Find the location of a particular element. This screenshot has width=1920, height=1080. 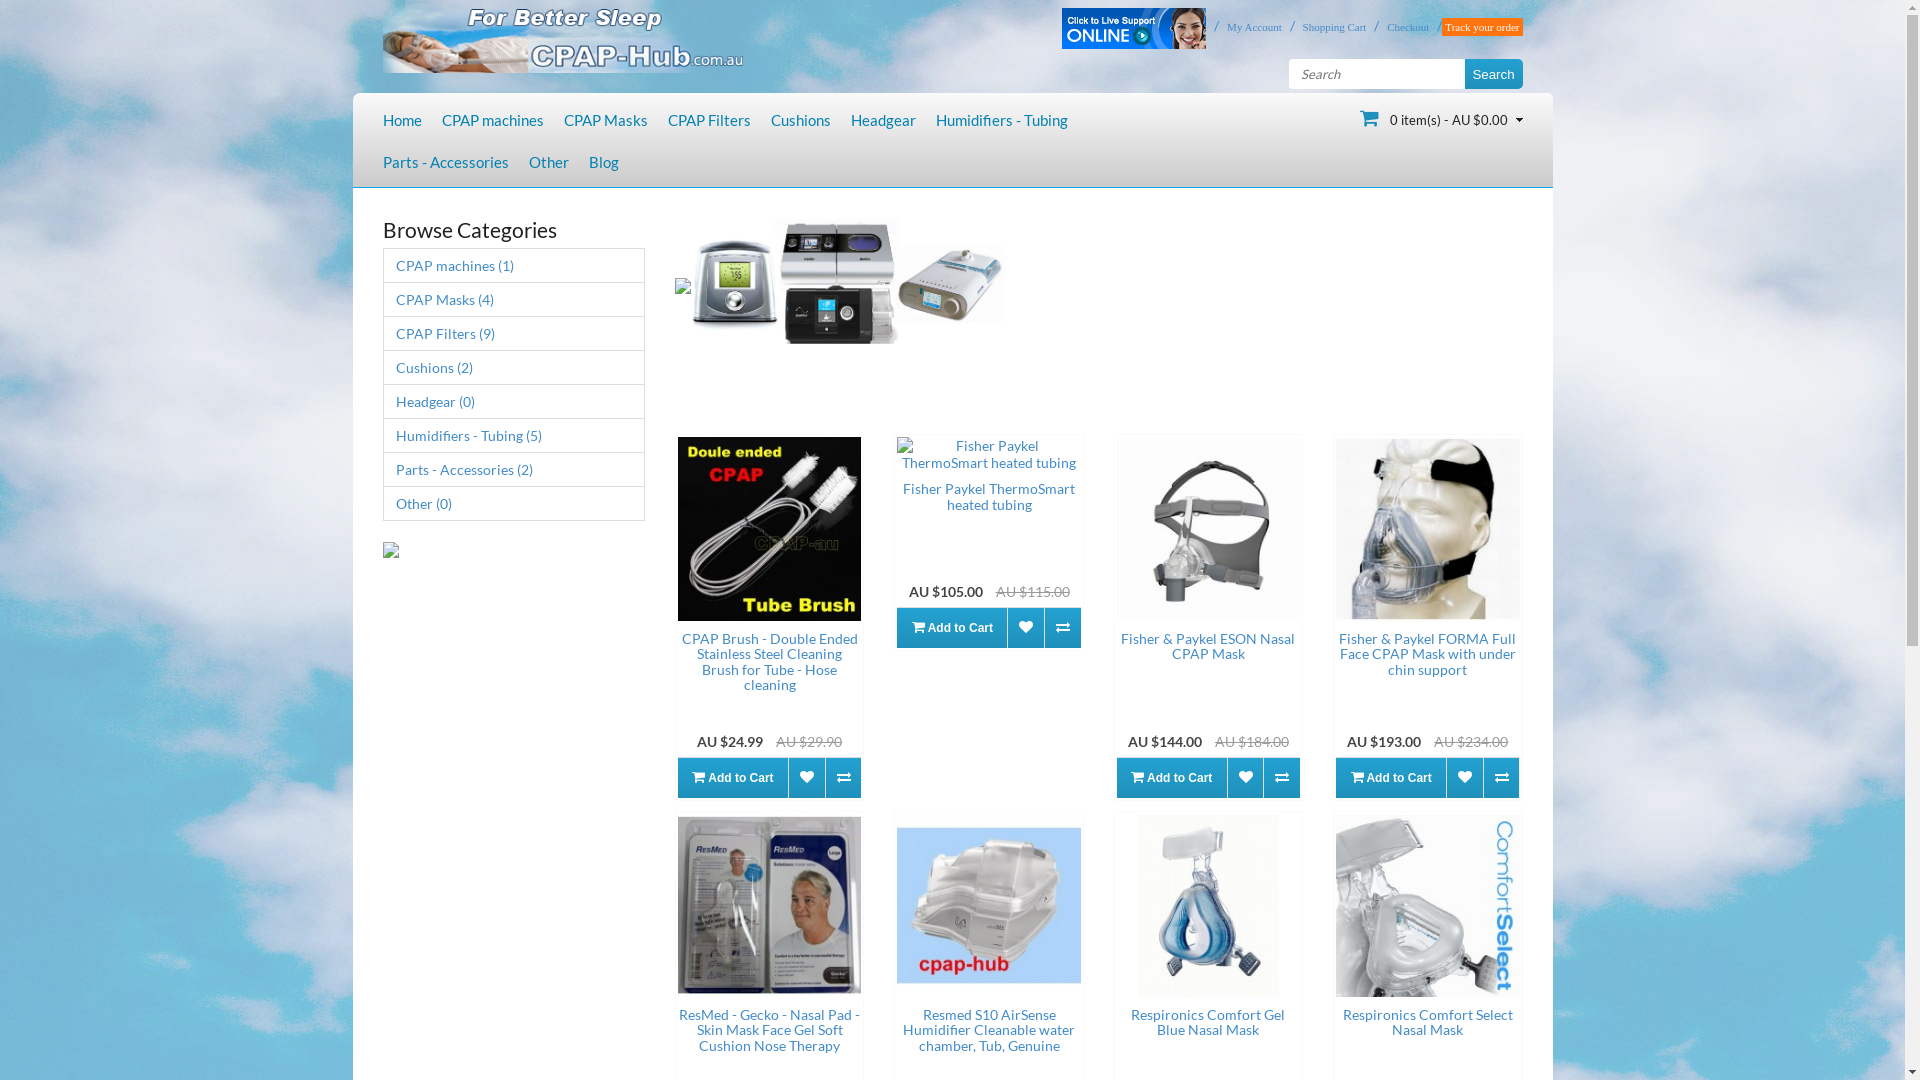

'Track your order' is located at coordinates (1441, 27).